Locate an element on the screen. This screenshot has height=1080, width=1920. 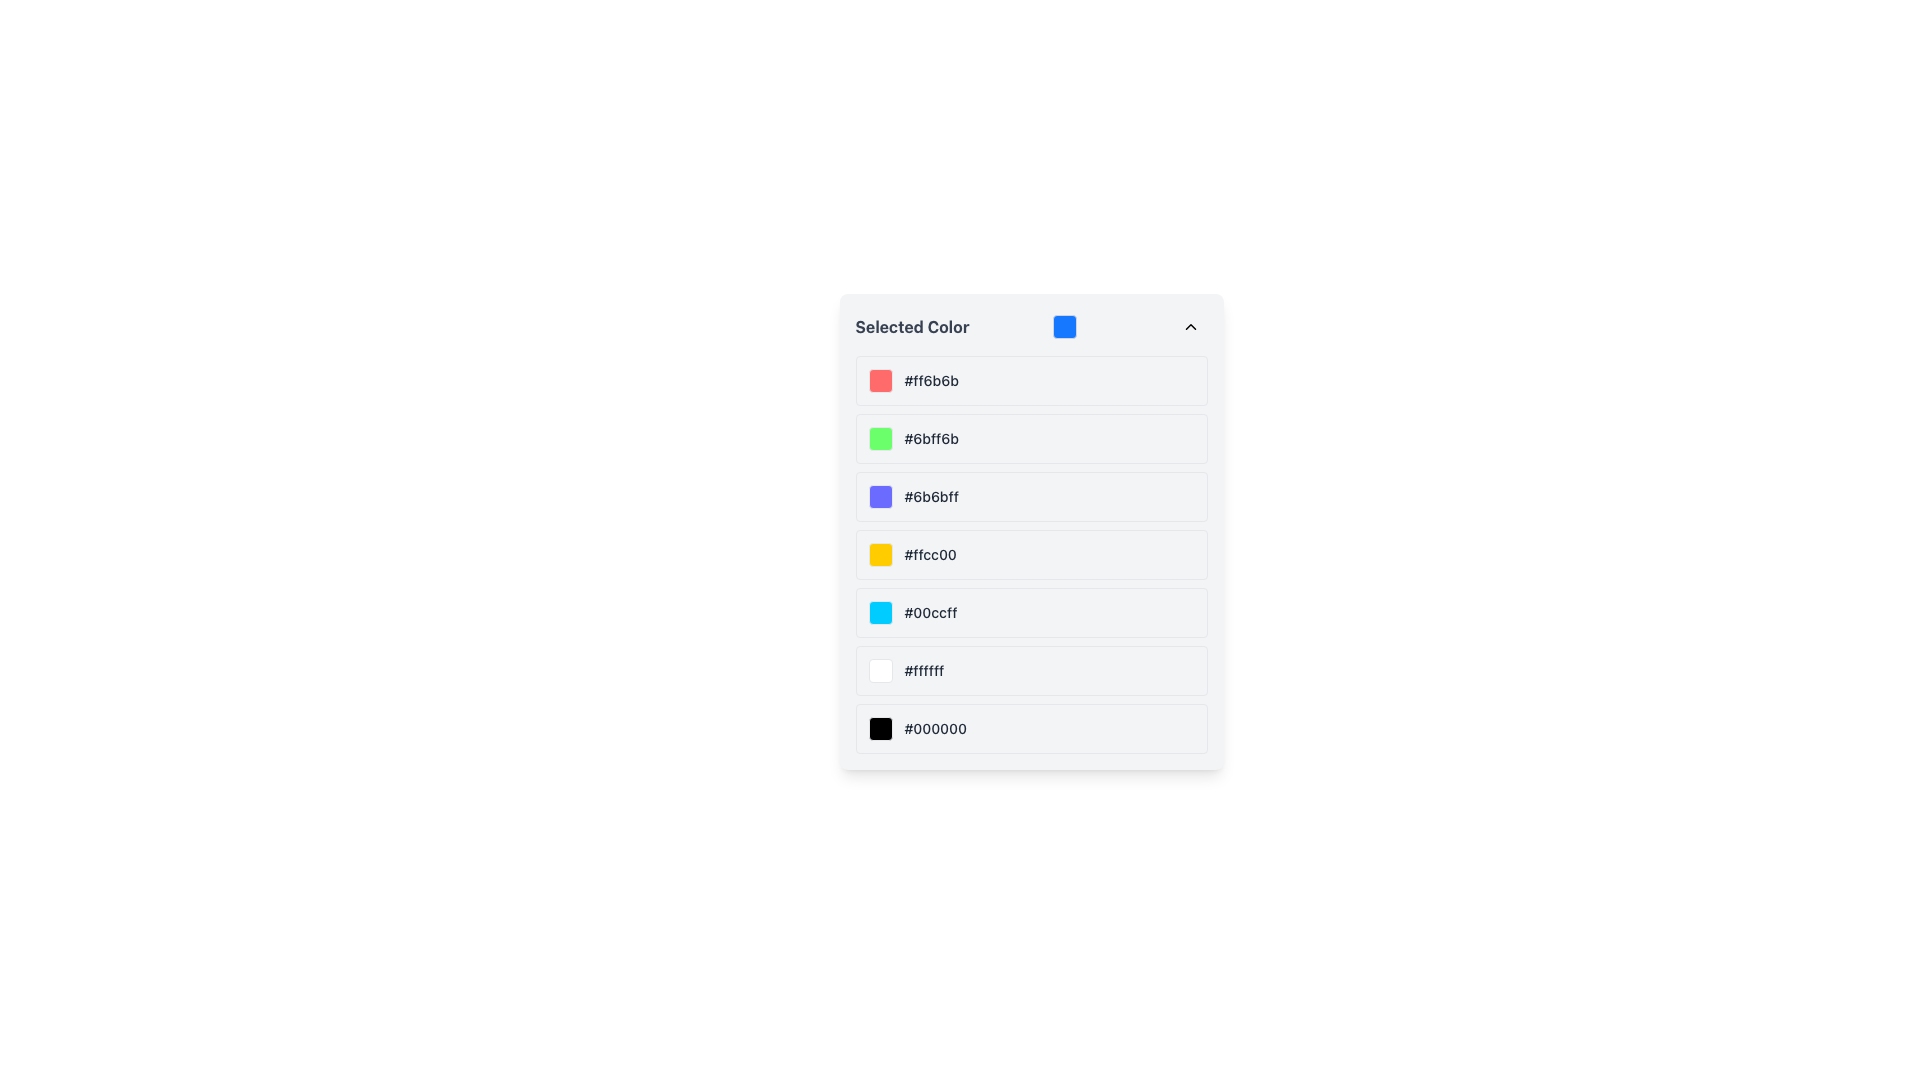
the color selection dropdown menu that displays a blue square swatch is located at coordinates (1031, 326).